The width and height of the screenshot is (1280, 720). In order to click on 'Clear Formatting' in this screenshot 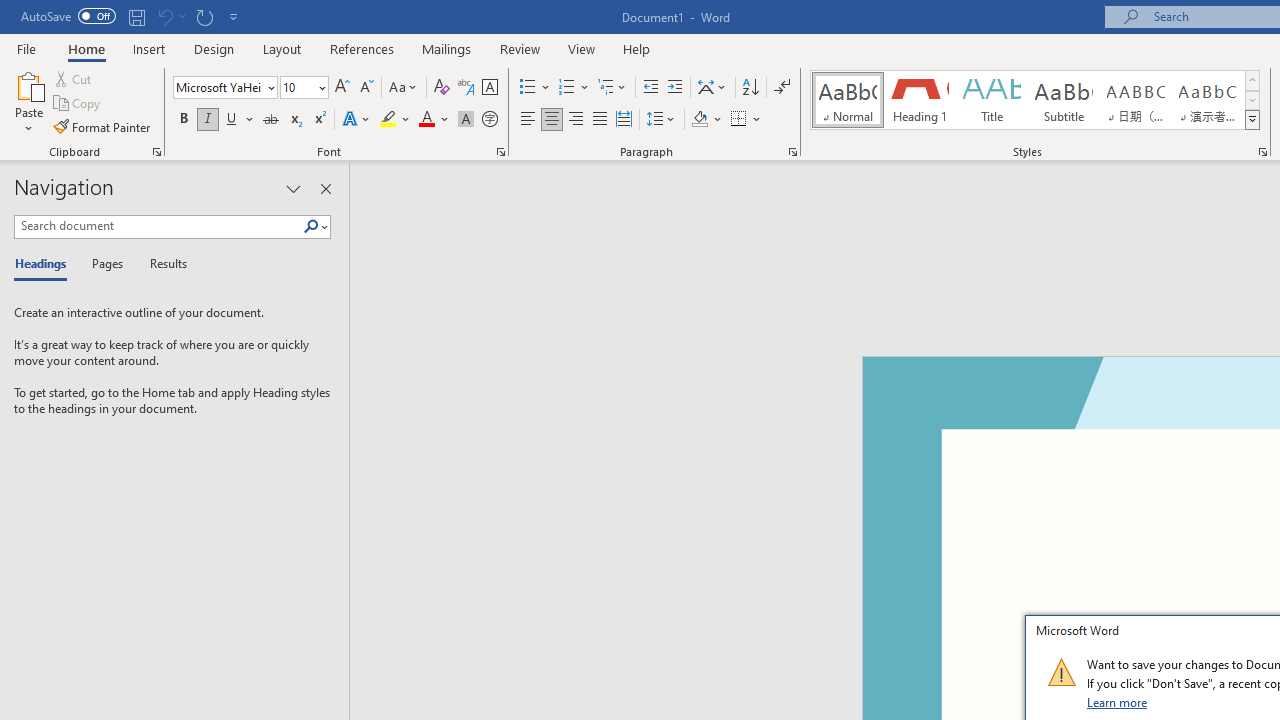, I will do `click(441, 86)`.